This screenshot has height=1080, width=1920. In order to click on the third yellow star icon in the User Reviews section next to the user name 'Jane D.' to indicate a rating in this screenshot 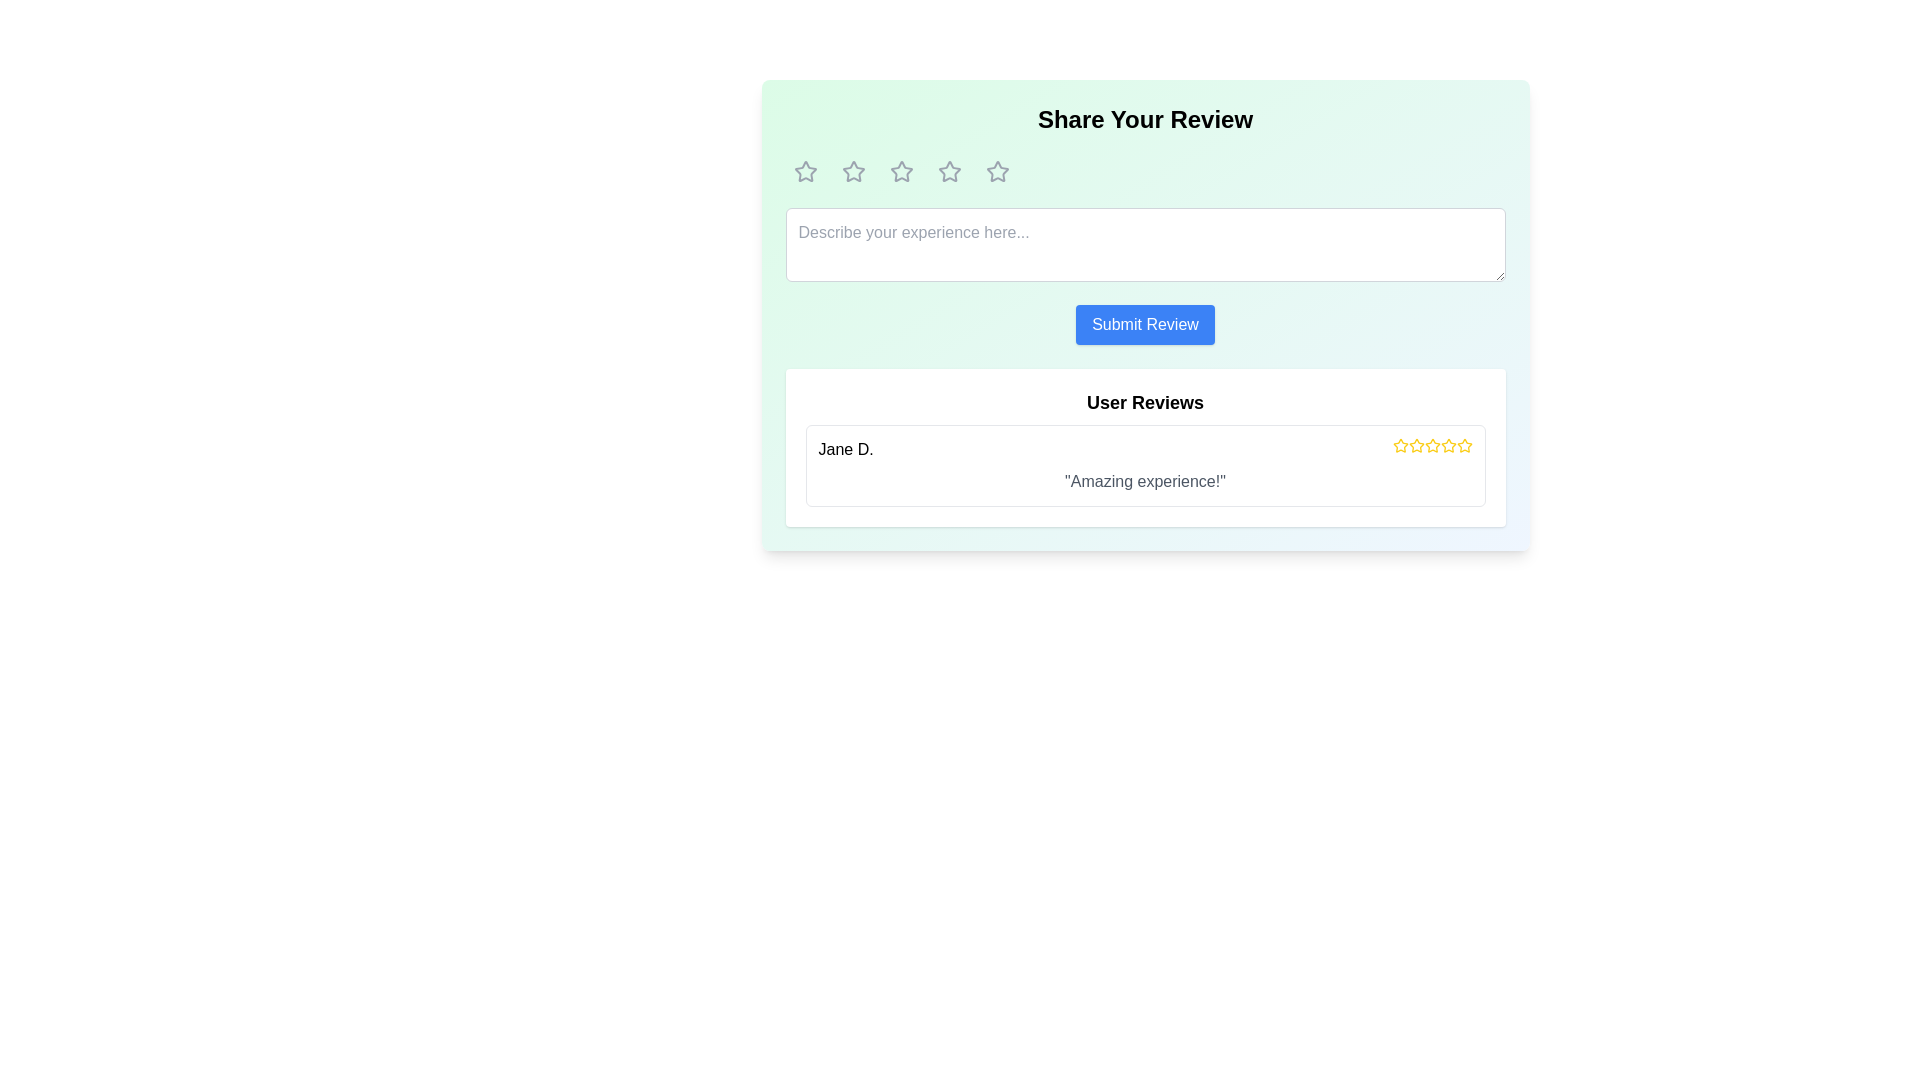, I will do `click(1431, 450)`.